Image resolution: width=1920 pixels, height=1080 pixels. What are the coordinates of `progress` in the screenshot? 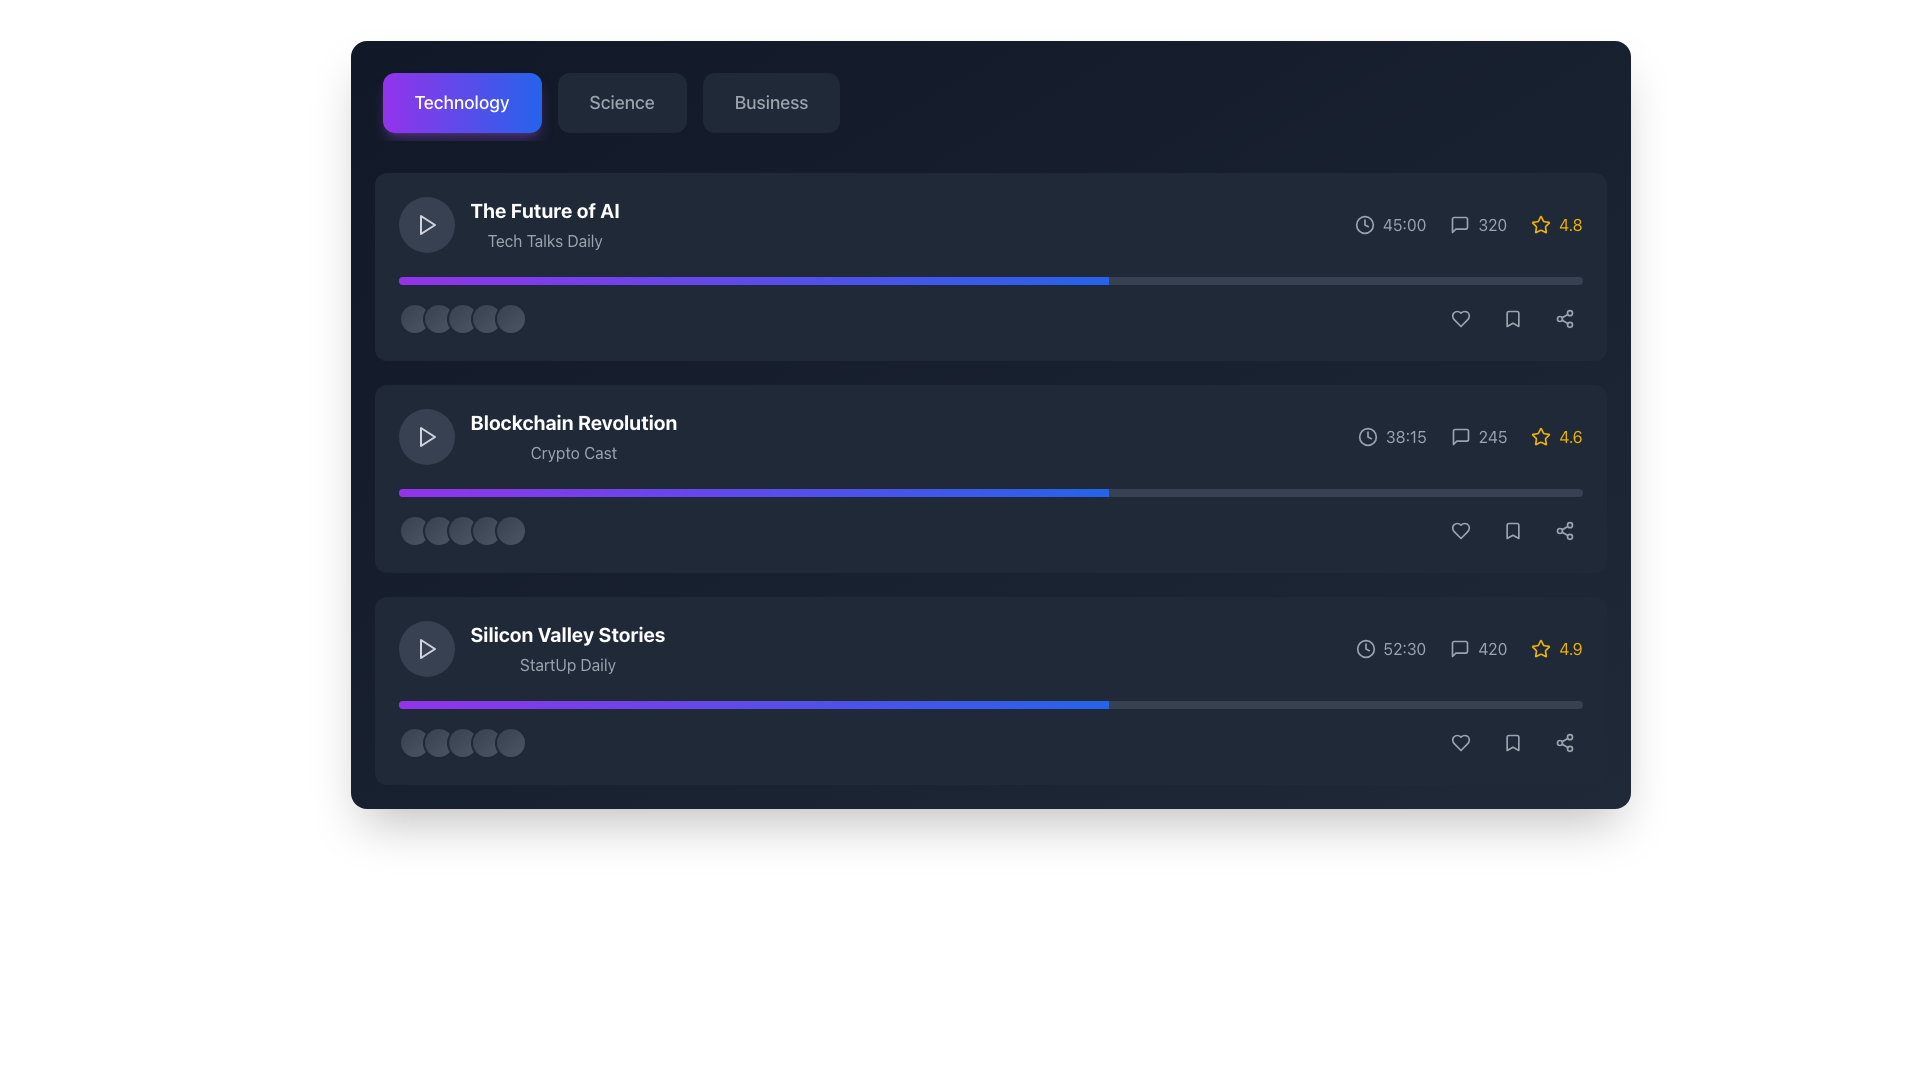 It's located at (475, 493).